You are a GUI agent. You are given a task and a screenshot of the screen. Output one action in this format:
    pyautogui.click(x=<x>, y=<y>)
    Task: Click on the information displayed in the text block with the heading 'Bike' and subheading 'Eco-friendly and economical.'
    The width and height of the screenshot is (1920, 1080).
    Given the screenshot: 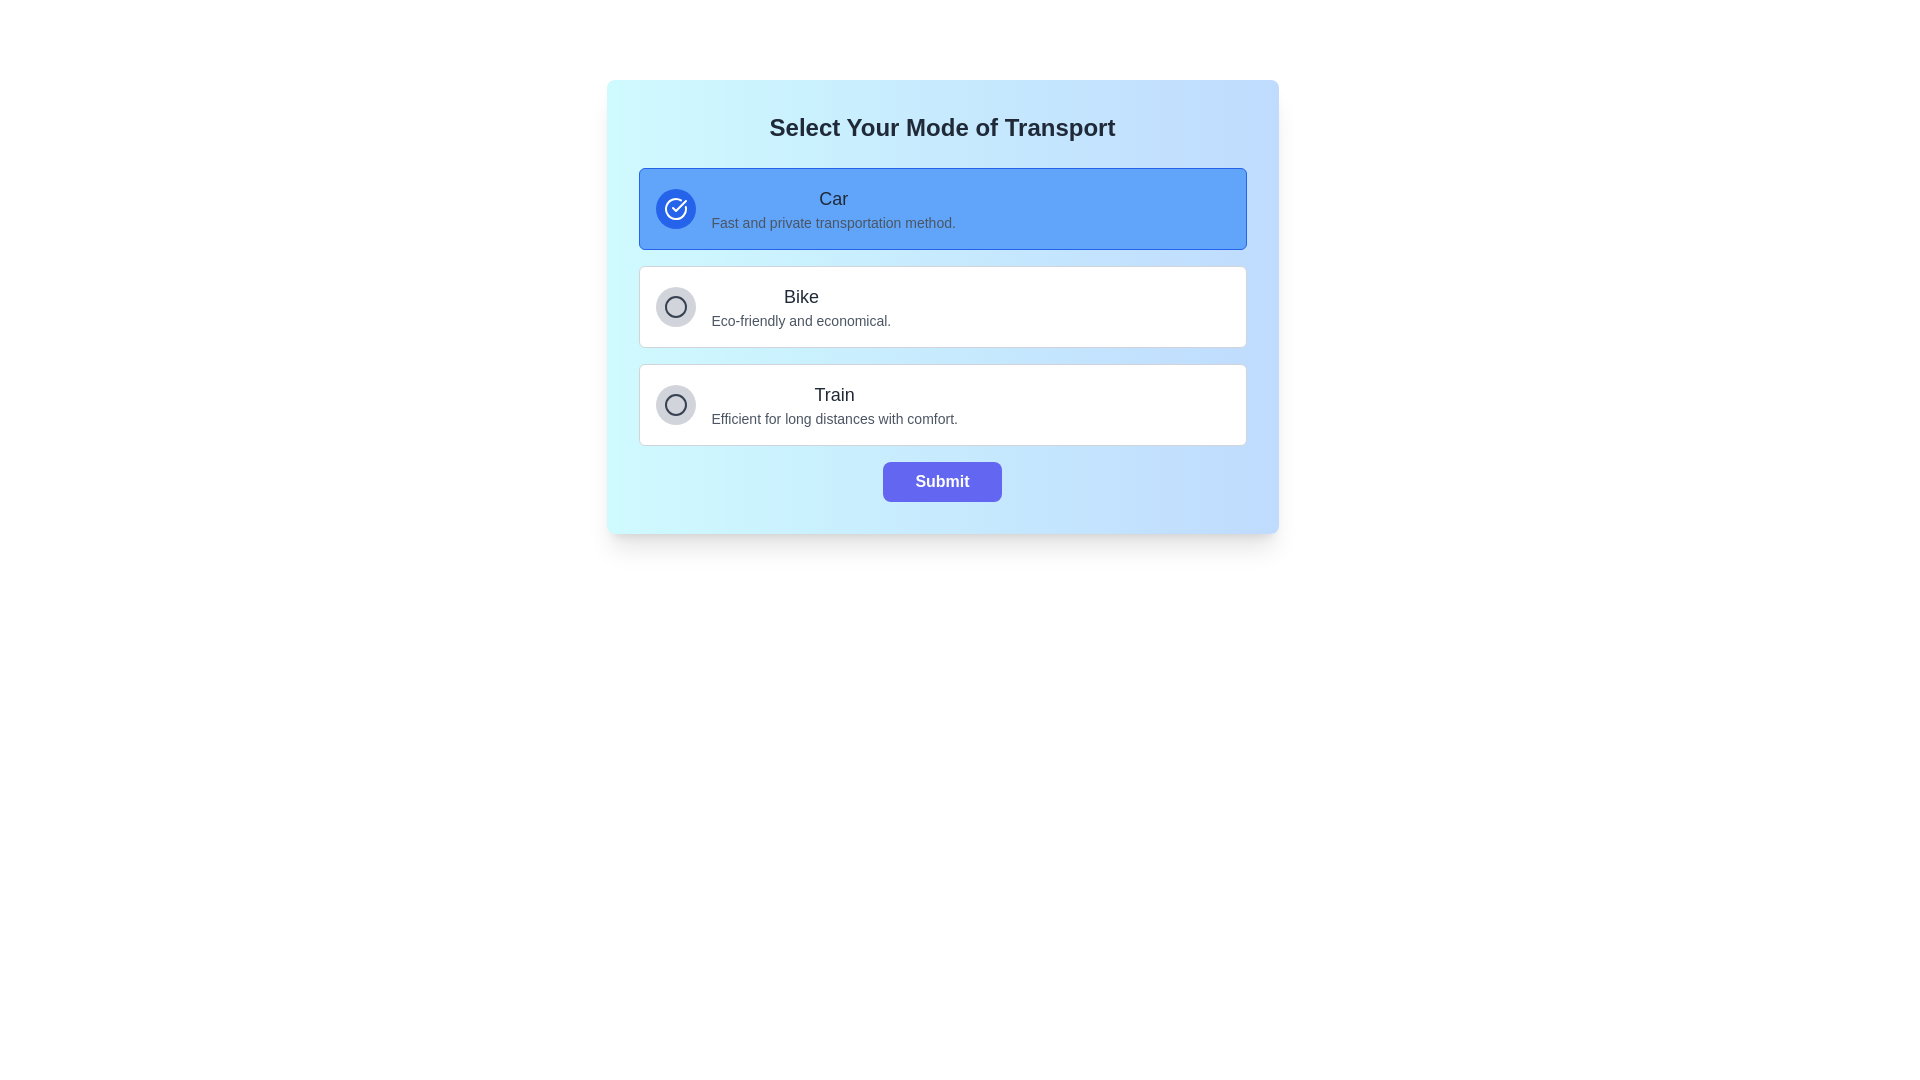 What is the action you would take?
    pyautogui.click(x=801, y=307)
    